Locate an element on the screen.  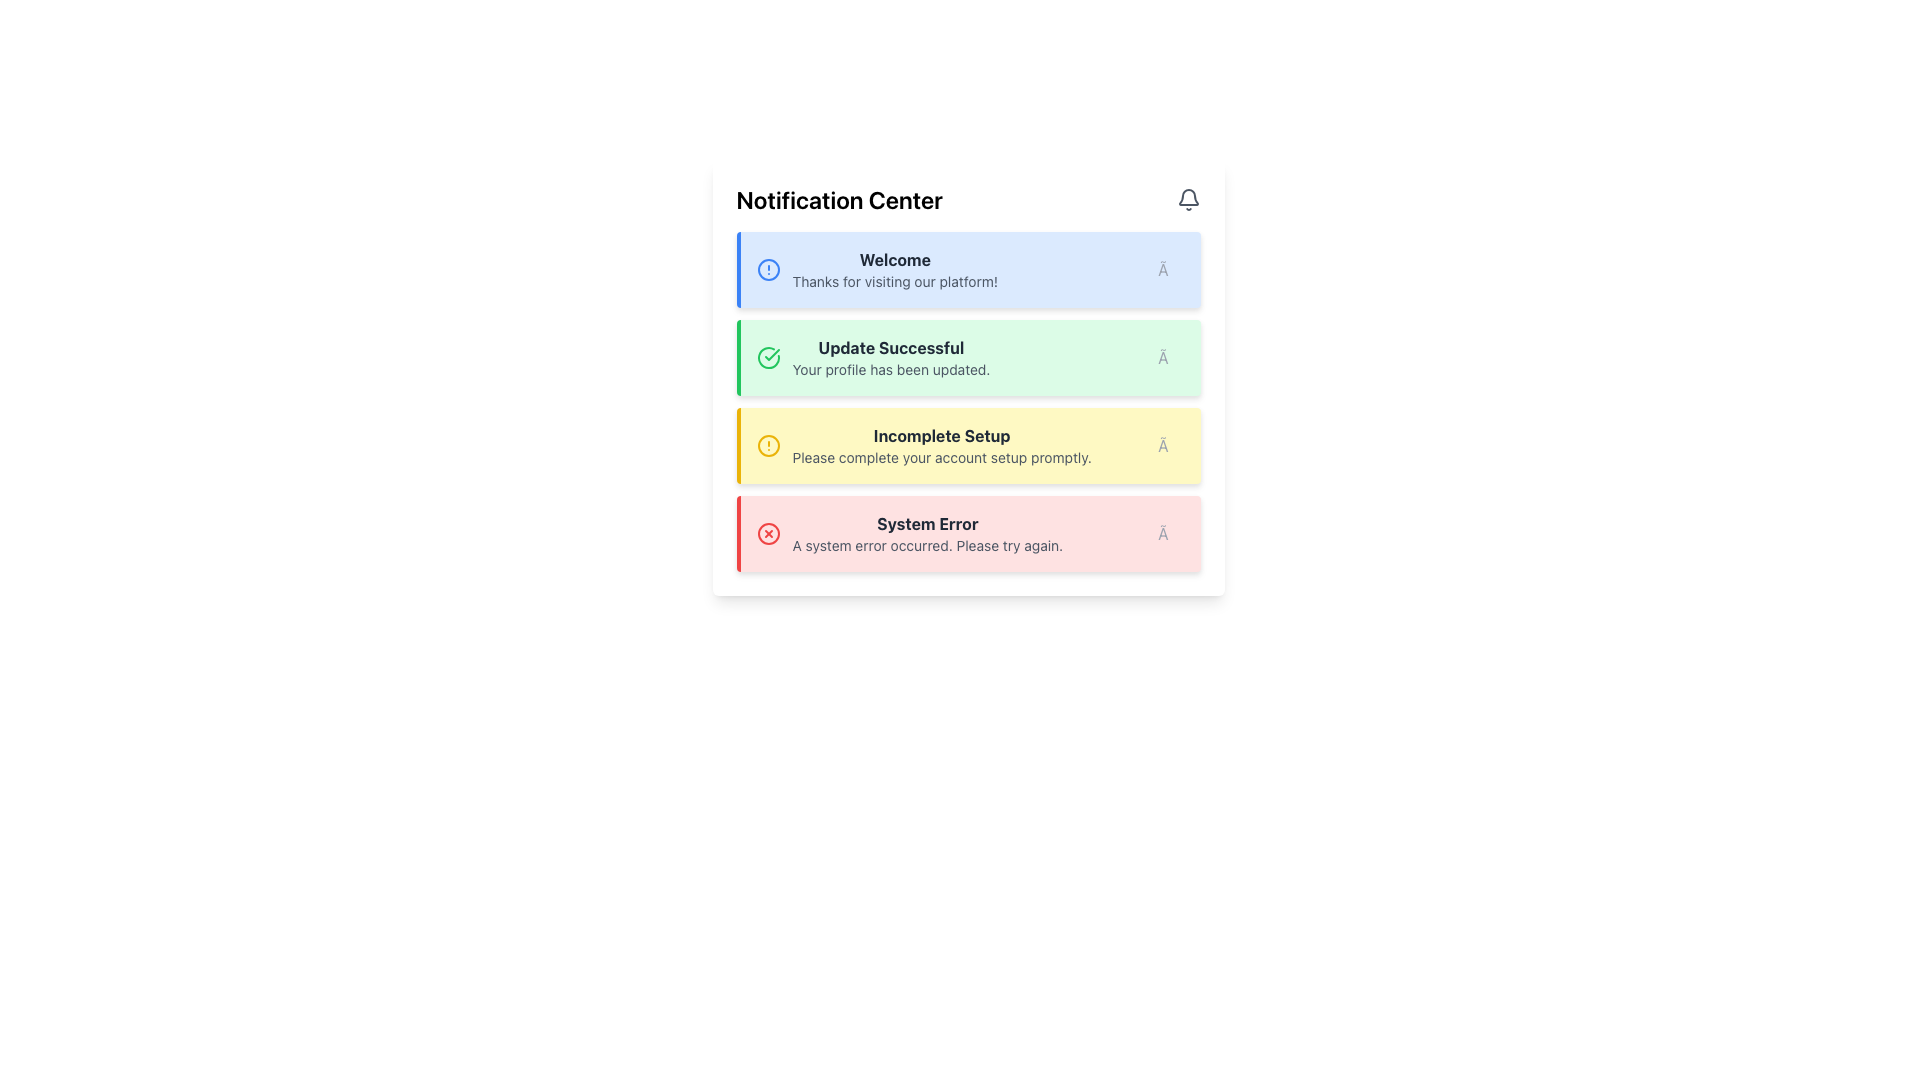
the text label that provides instructions regarding the account setup, located below the title 'Incomplete Setup' in the yellow notification card, to possibly reveal additional tooltips is located at coordinates (941, 458).